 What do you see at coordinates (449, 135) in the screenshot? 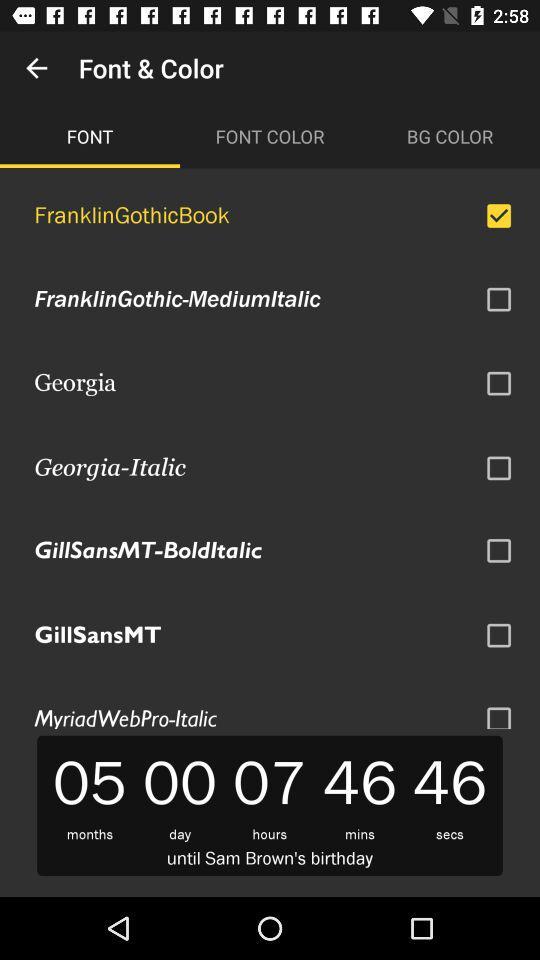
I see `bg color item` at bounding box center [449, 135].